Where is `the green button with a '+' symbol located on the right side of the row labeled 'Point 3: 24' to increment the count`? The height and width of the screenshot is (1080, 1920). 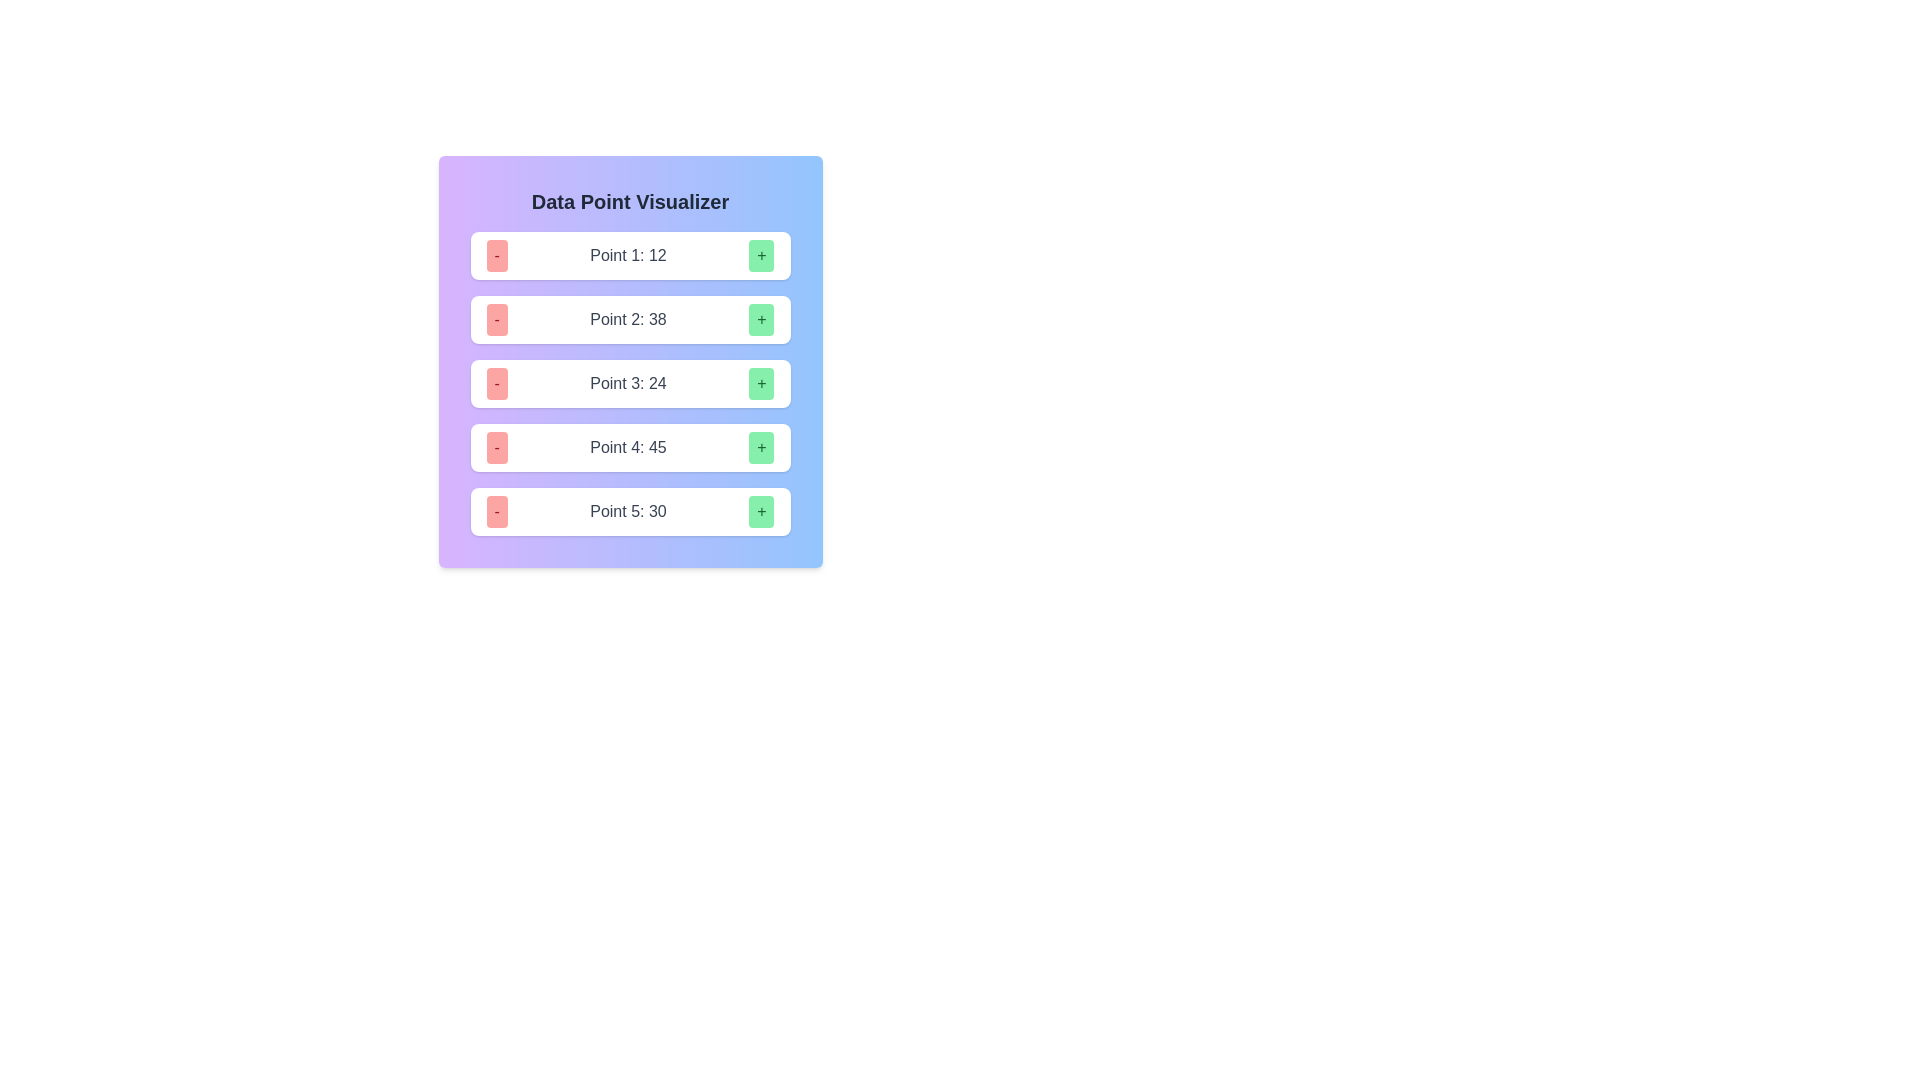 the green button with a '+' symbol located on the right side of the row labeled 'Point 3: 24' to increment the count is located at coordinates (760, 384).